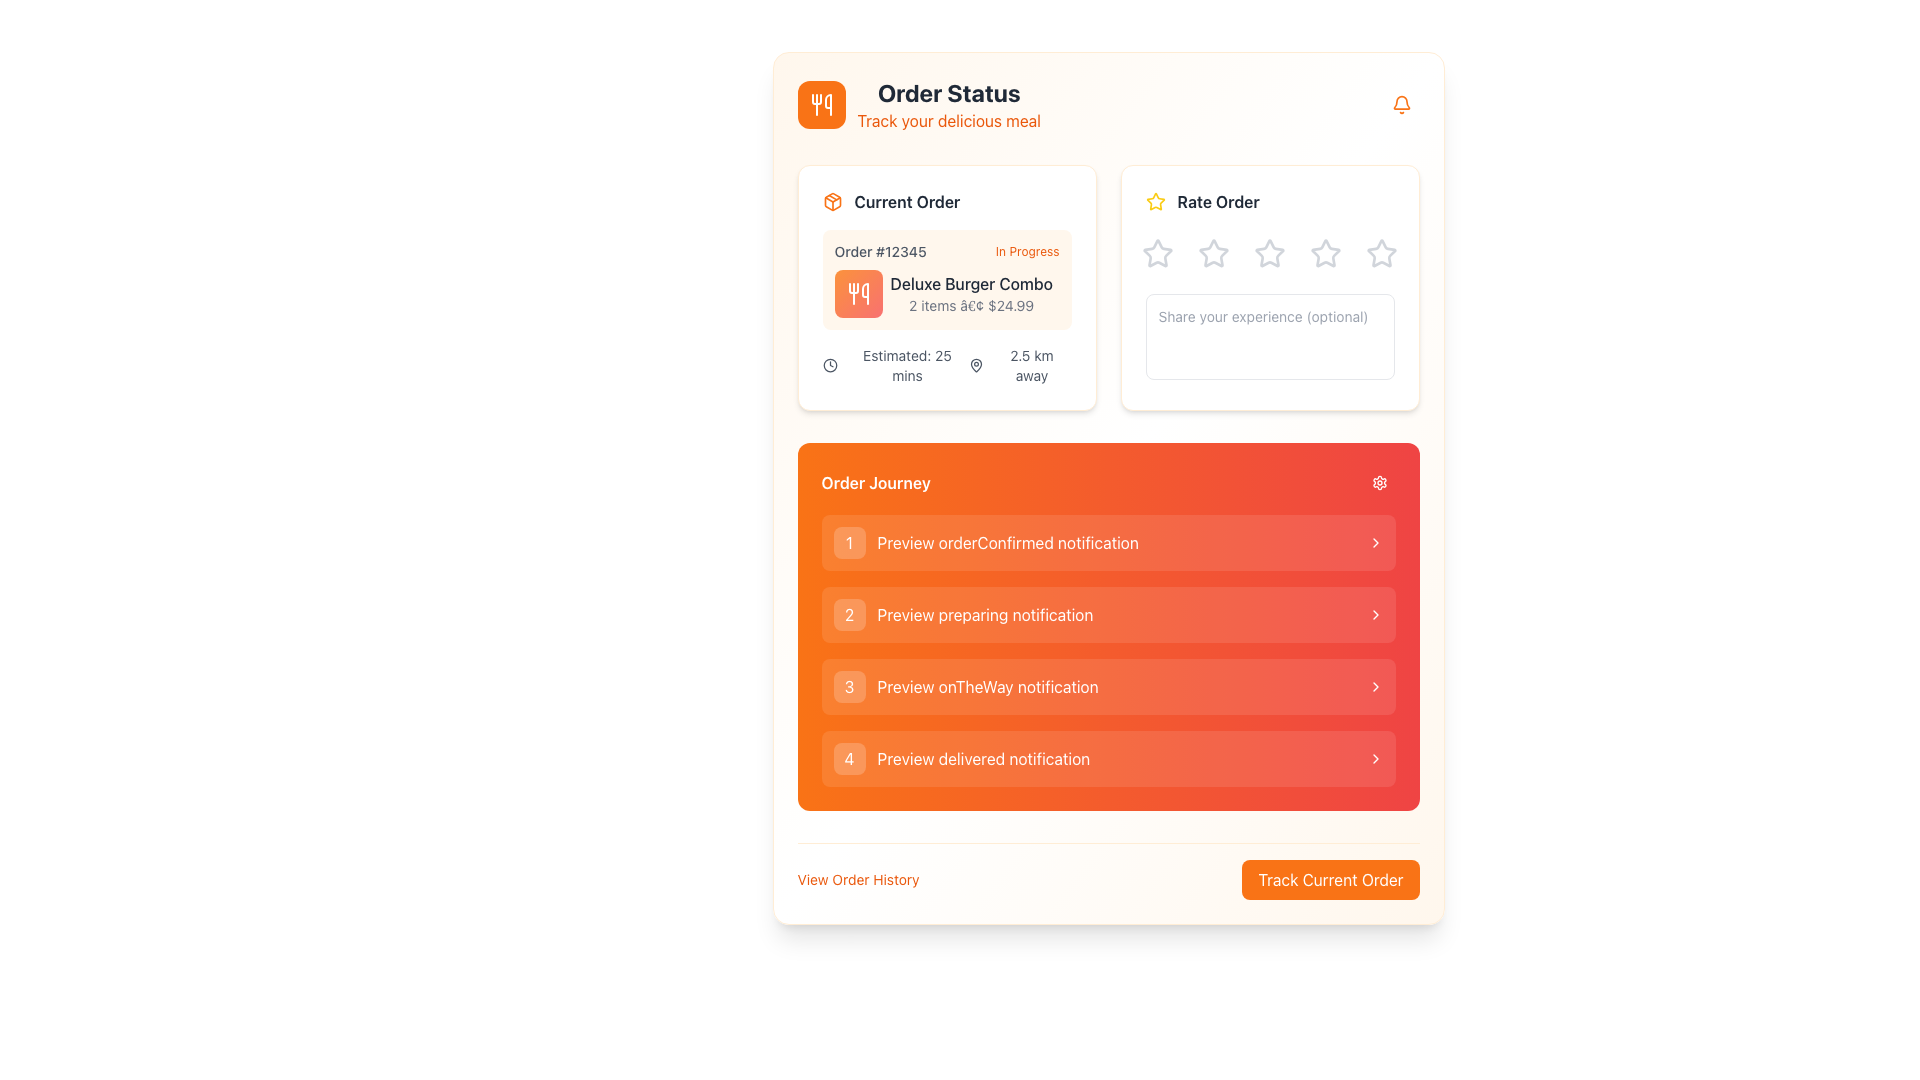 The image size is (1920, 1080). I want to click on the fork and knife icon with a white design on a gradient orange-red background, located in the upper-left corner of the interface, so click(858, 293).